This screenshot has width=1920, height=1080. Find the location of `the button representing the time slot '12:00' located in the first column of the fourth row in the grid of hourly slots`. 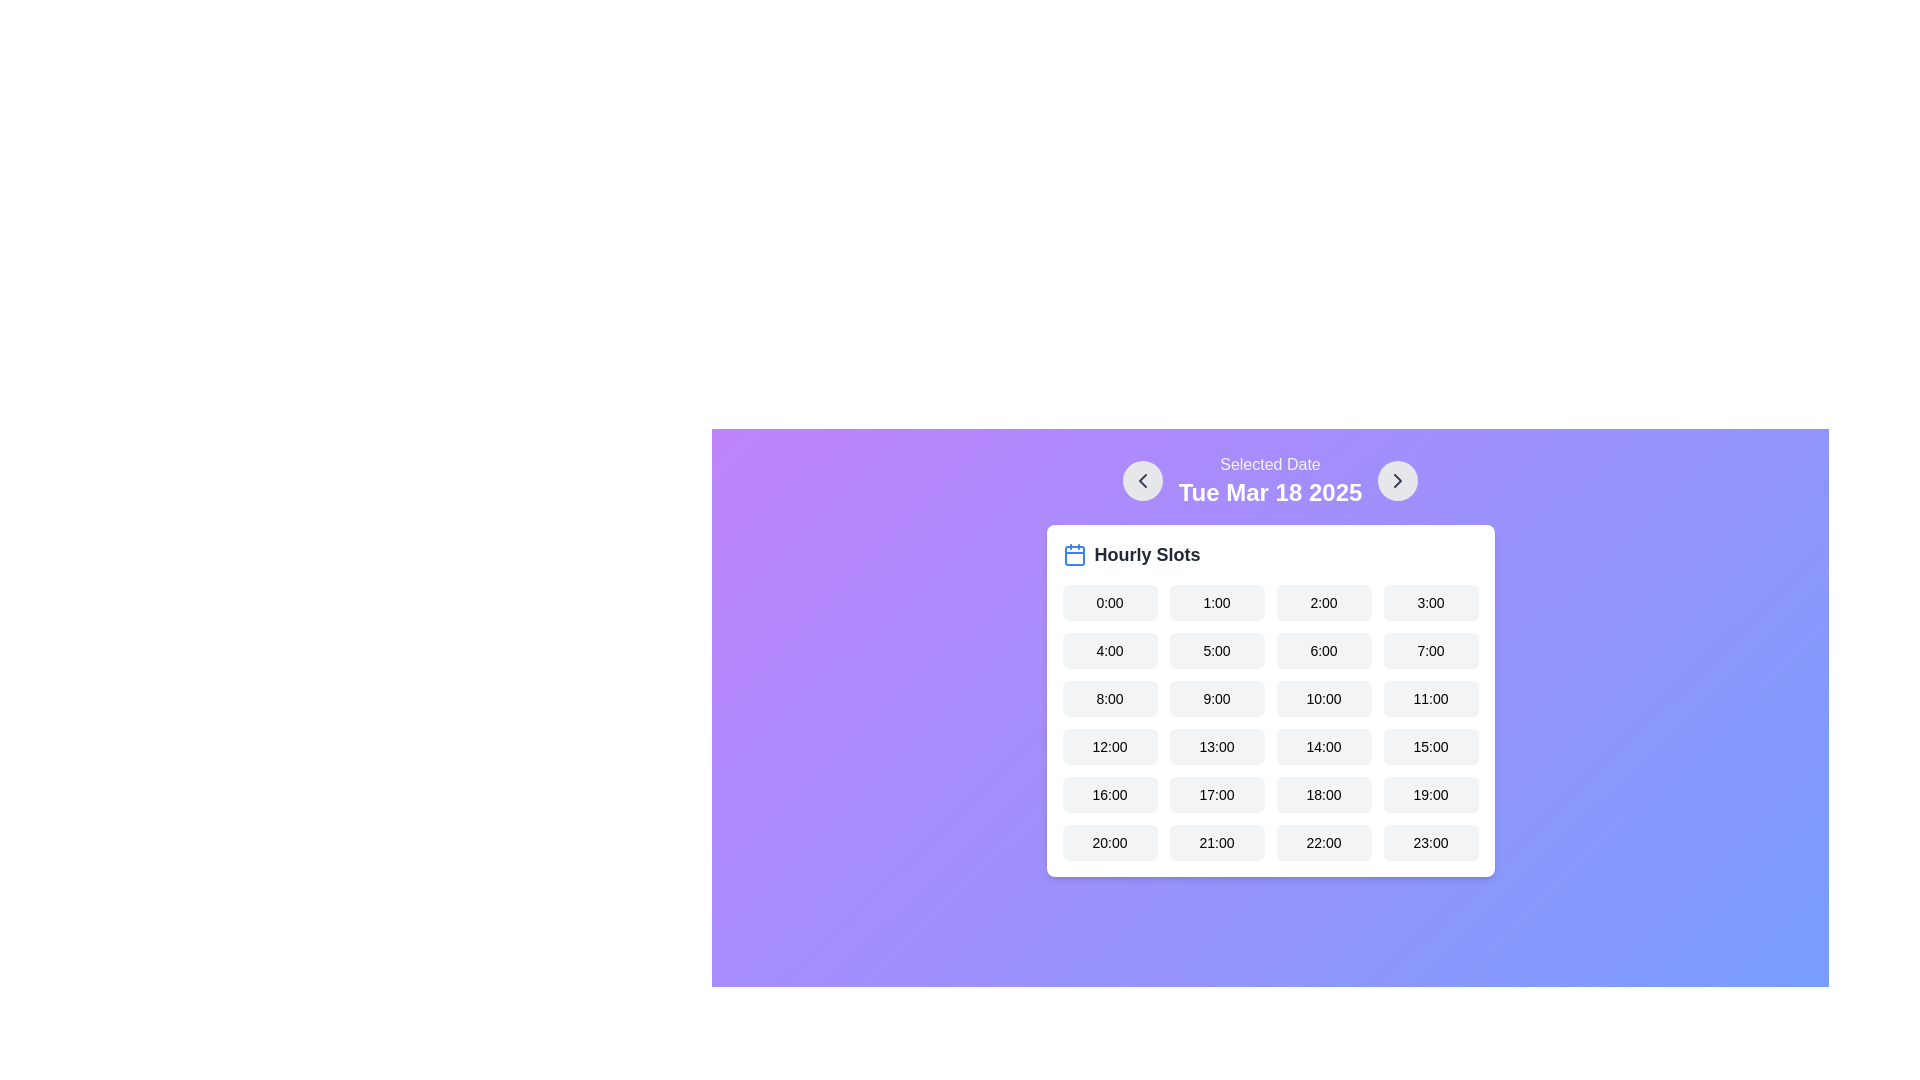

the button representing the time slot '12:00' located in the first column of the fourth row in the grid of hourly slots is located at coordinates (1108, 747).